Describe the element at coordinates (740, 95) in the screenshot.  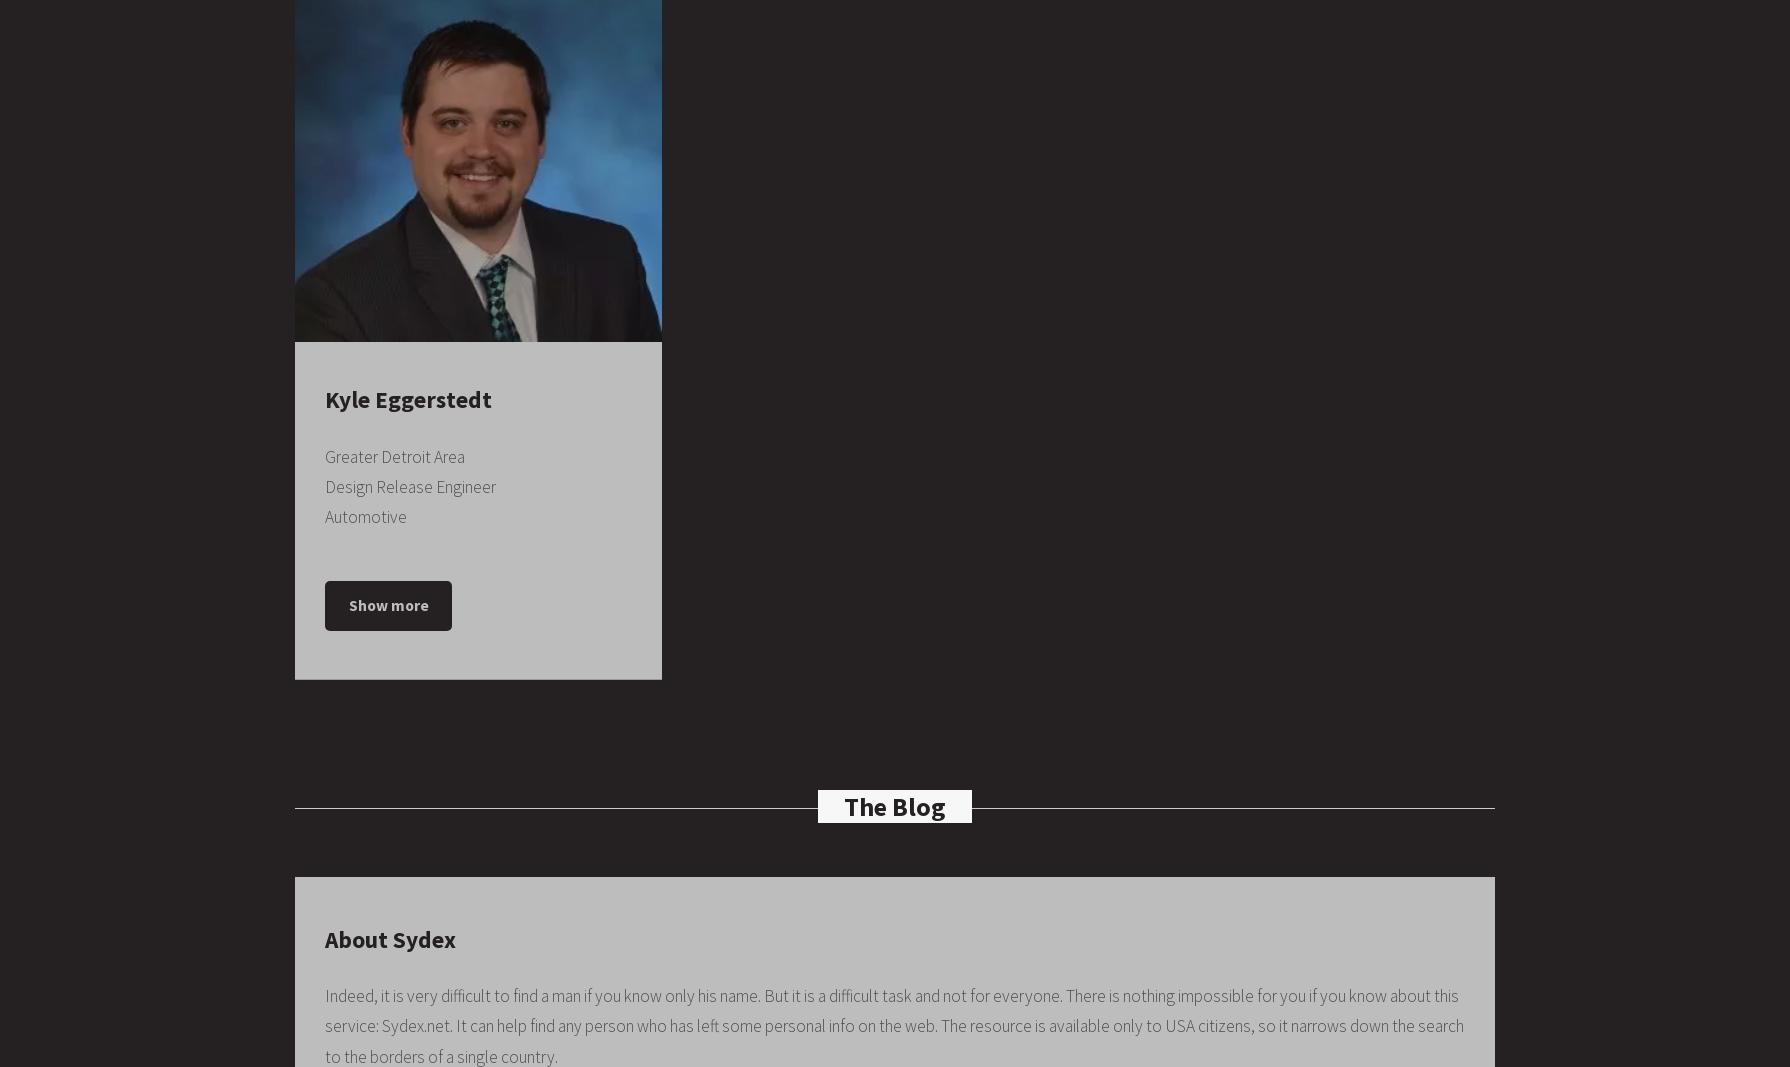
I see `'Whitman-Walker Clinic'` at that location.